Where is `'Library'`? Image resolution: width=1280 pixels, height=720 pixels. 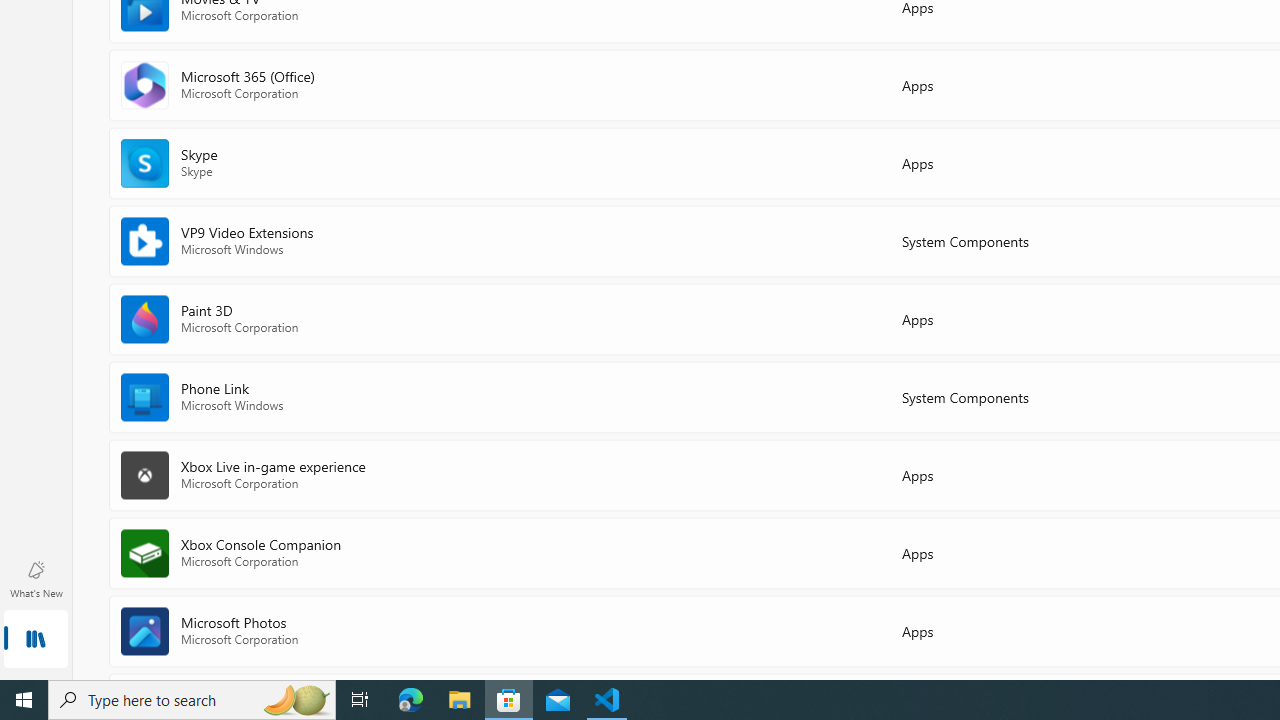 'Library' is located at coordinates (35, 640).